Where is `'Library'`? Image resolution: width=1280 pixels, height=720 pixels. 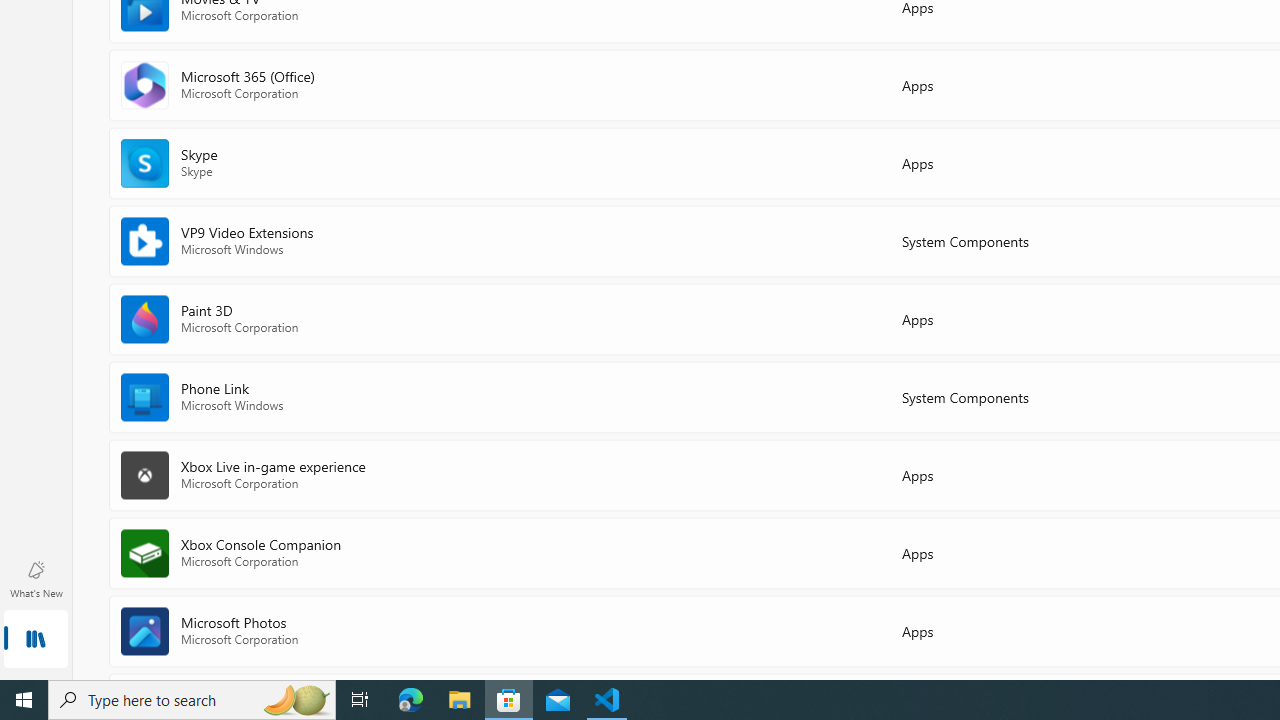 'Library' is located at coordinates (35, 640).